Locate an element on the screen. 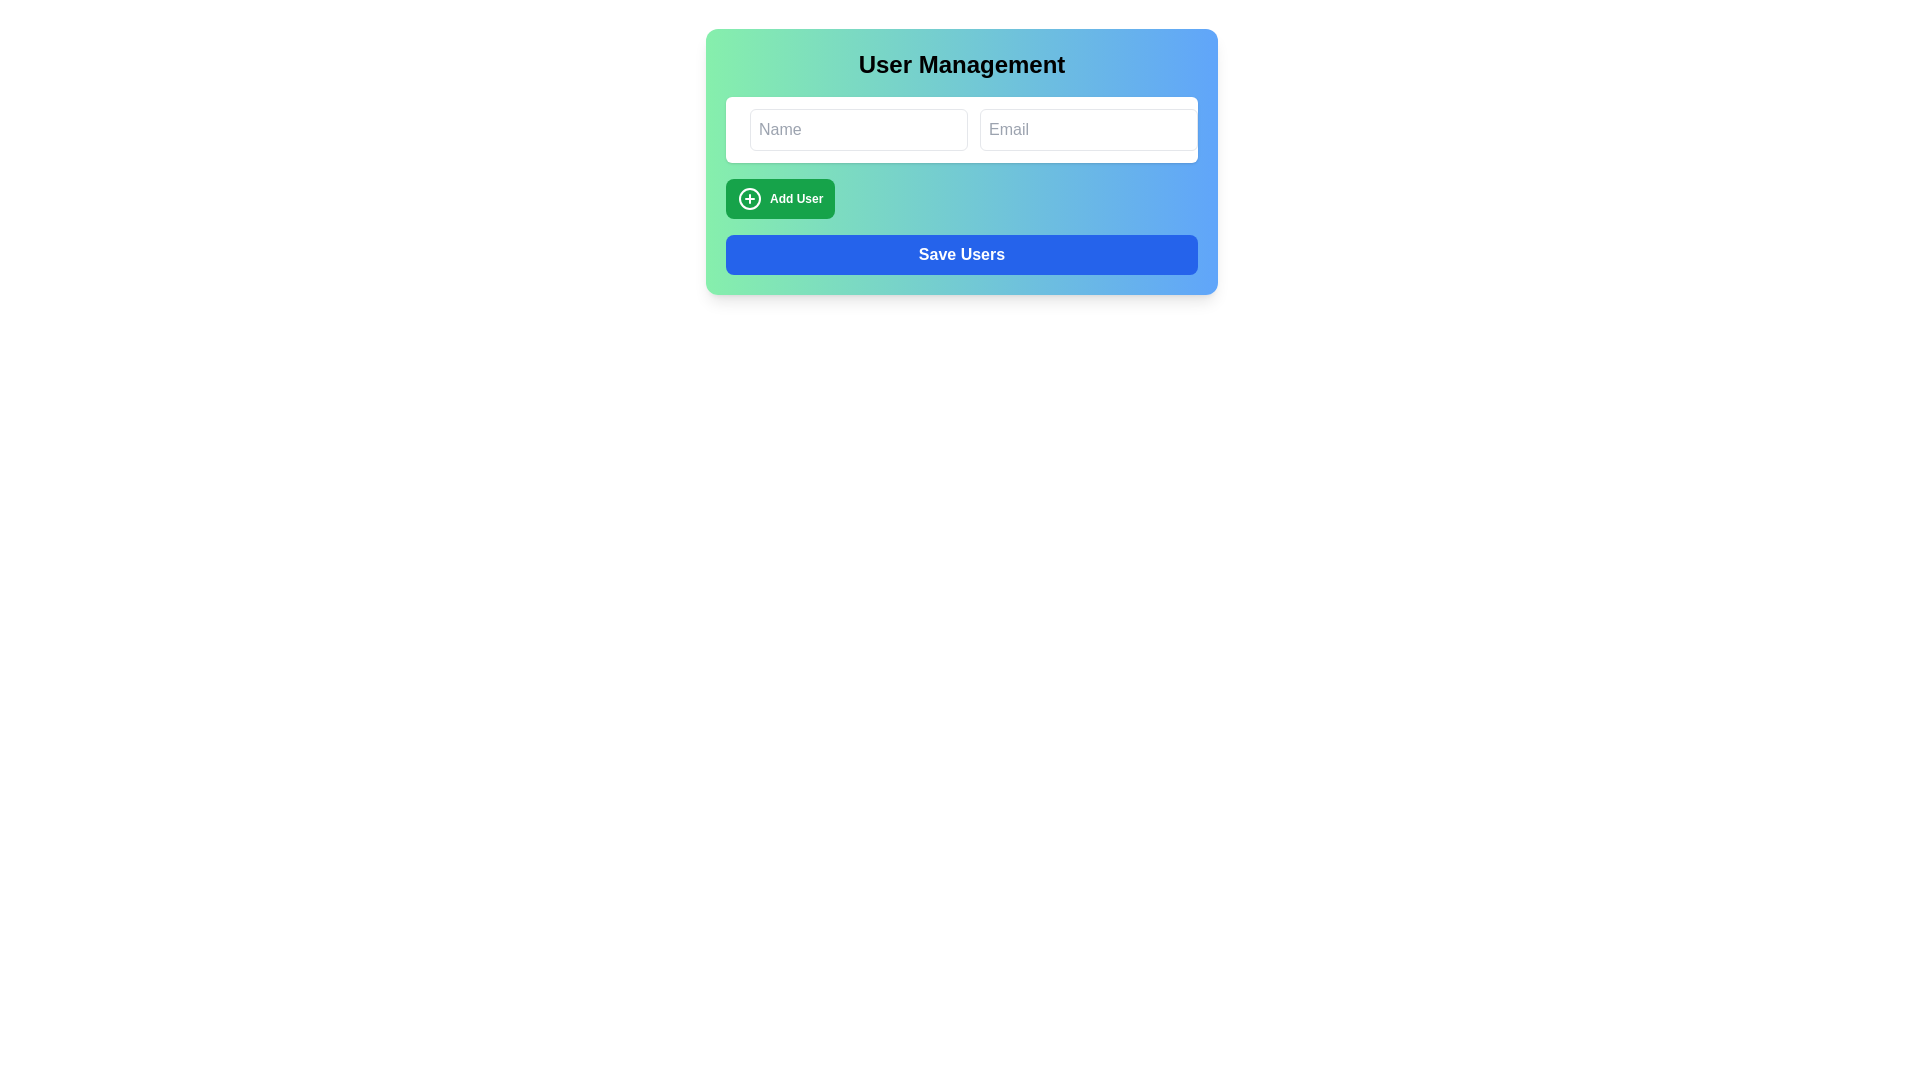 This screenshot has height=1080, width=1920. the 'Save Users' button, which is a rectangular button with a blue background and white bold text, located at the bottom of the form is located at coordinates (961, 253).